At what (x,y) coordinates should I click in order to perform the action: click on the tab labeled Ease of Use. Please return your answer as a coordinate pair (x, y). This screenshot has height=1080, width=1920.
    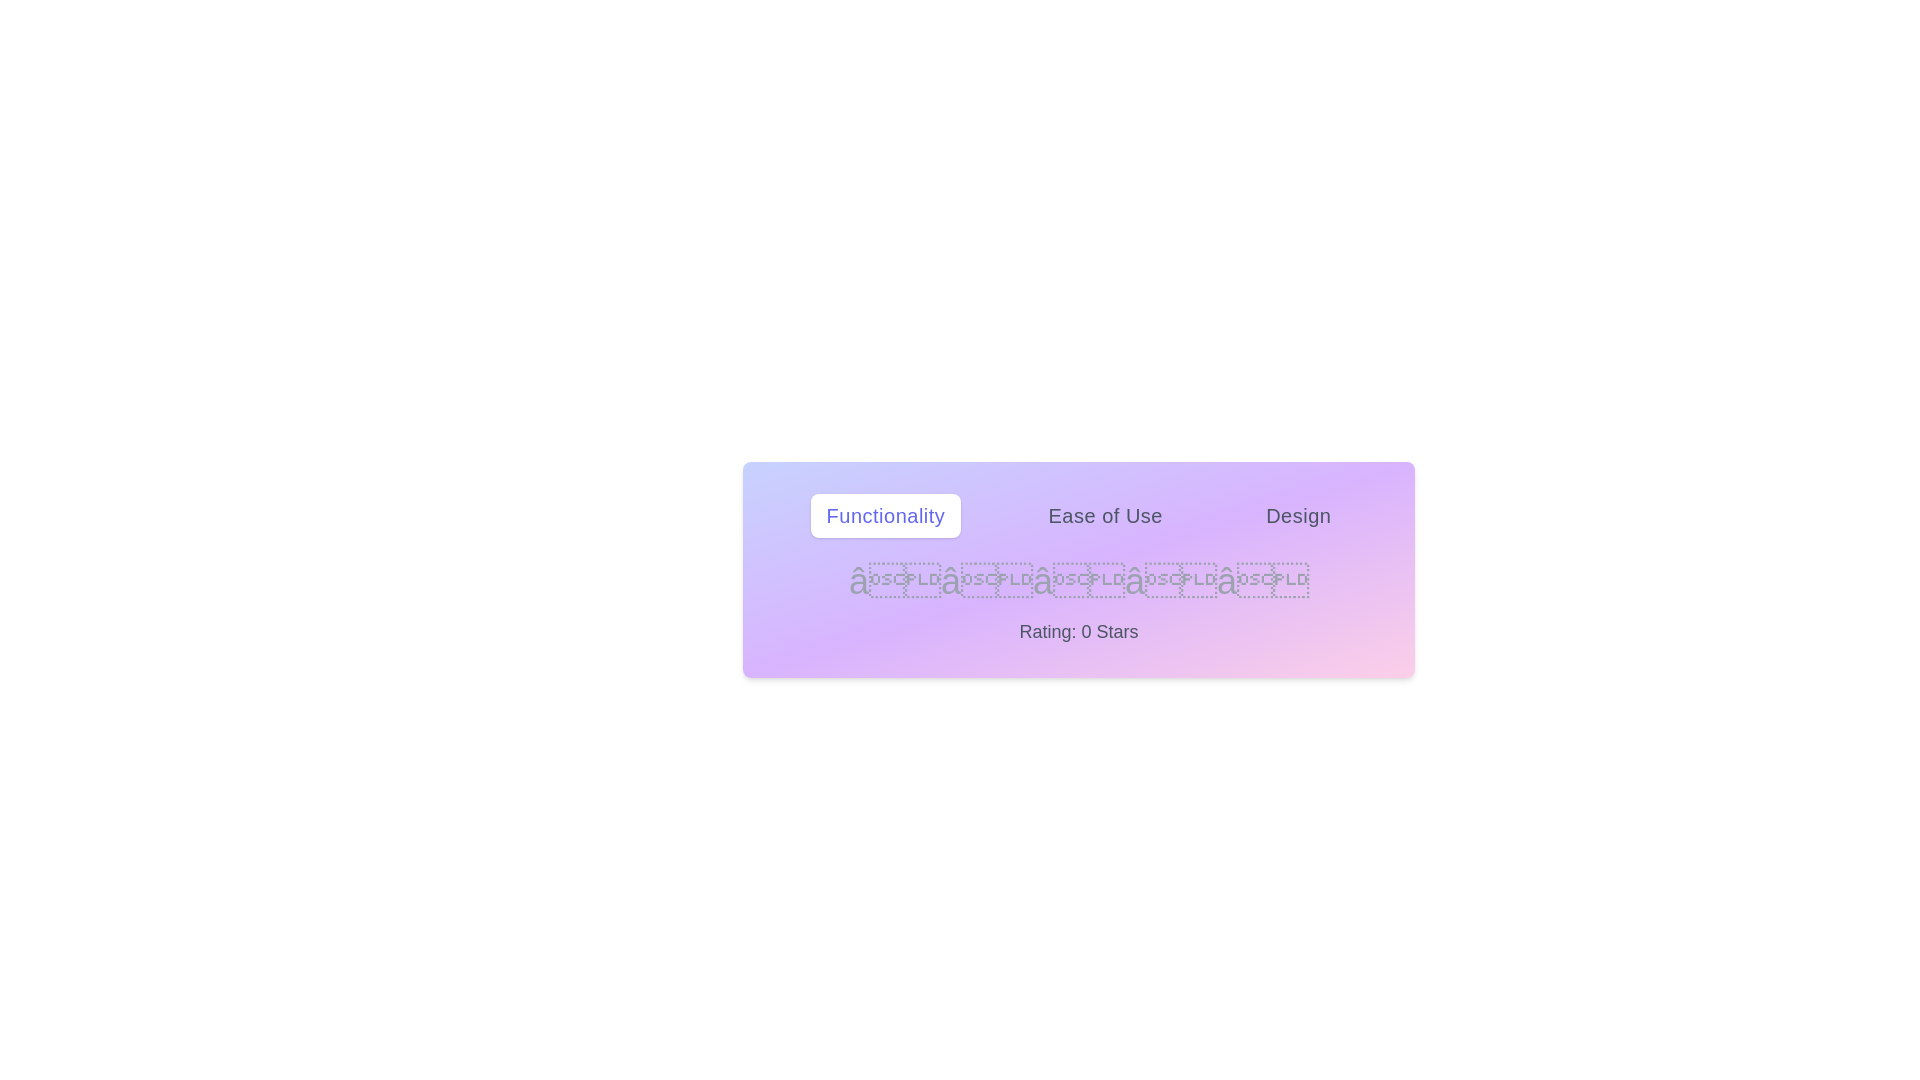
    Looking at the image, I should click on (1104, 515).